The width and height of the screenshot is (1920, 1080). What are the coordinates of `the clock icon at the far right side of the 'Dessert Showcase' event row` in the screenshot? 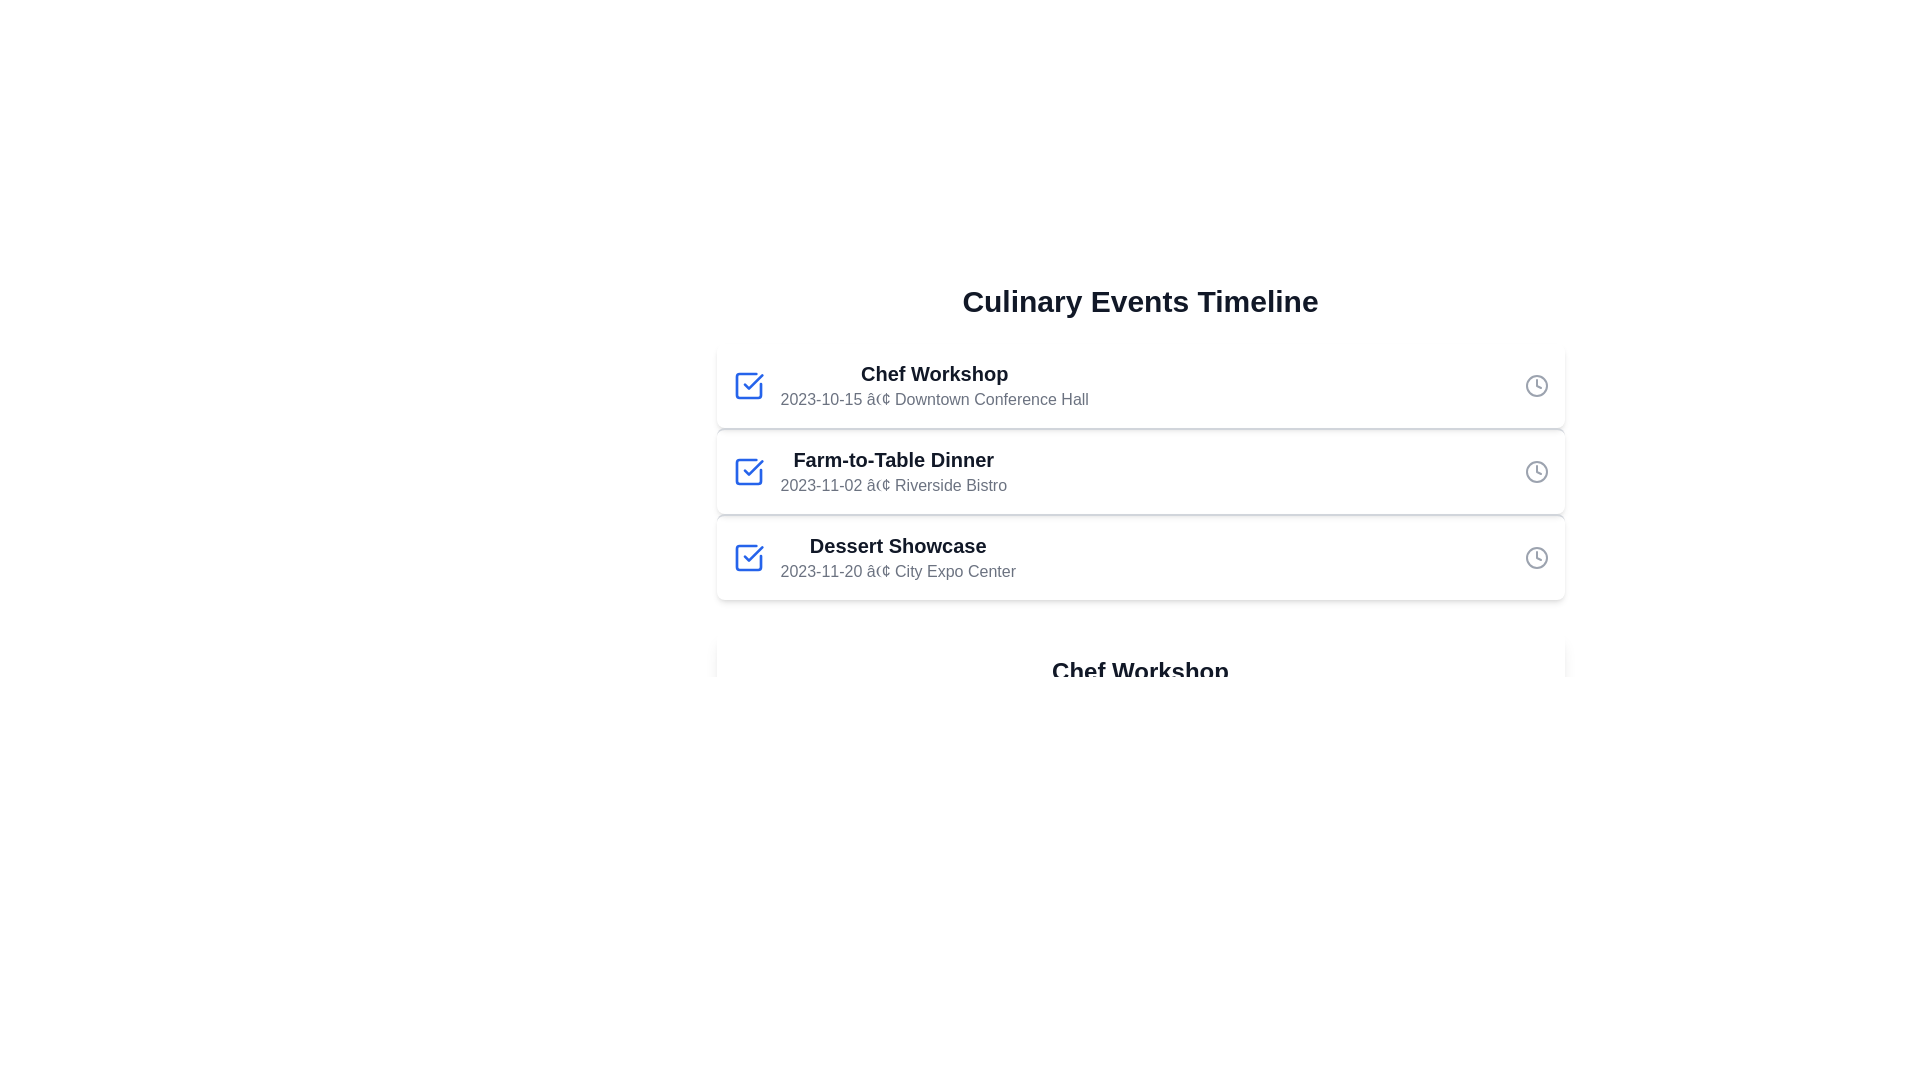 It's located at (1535, 558).